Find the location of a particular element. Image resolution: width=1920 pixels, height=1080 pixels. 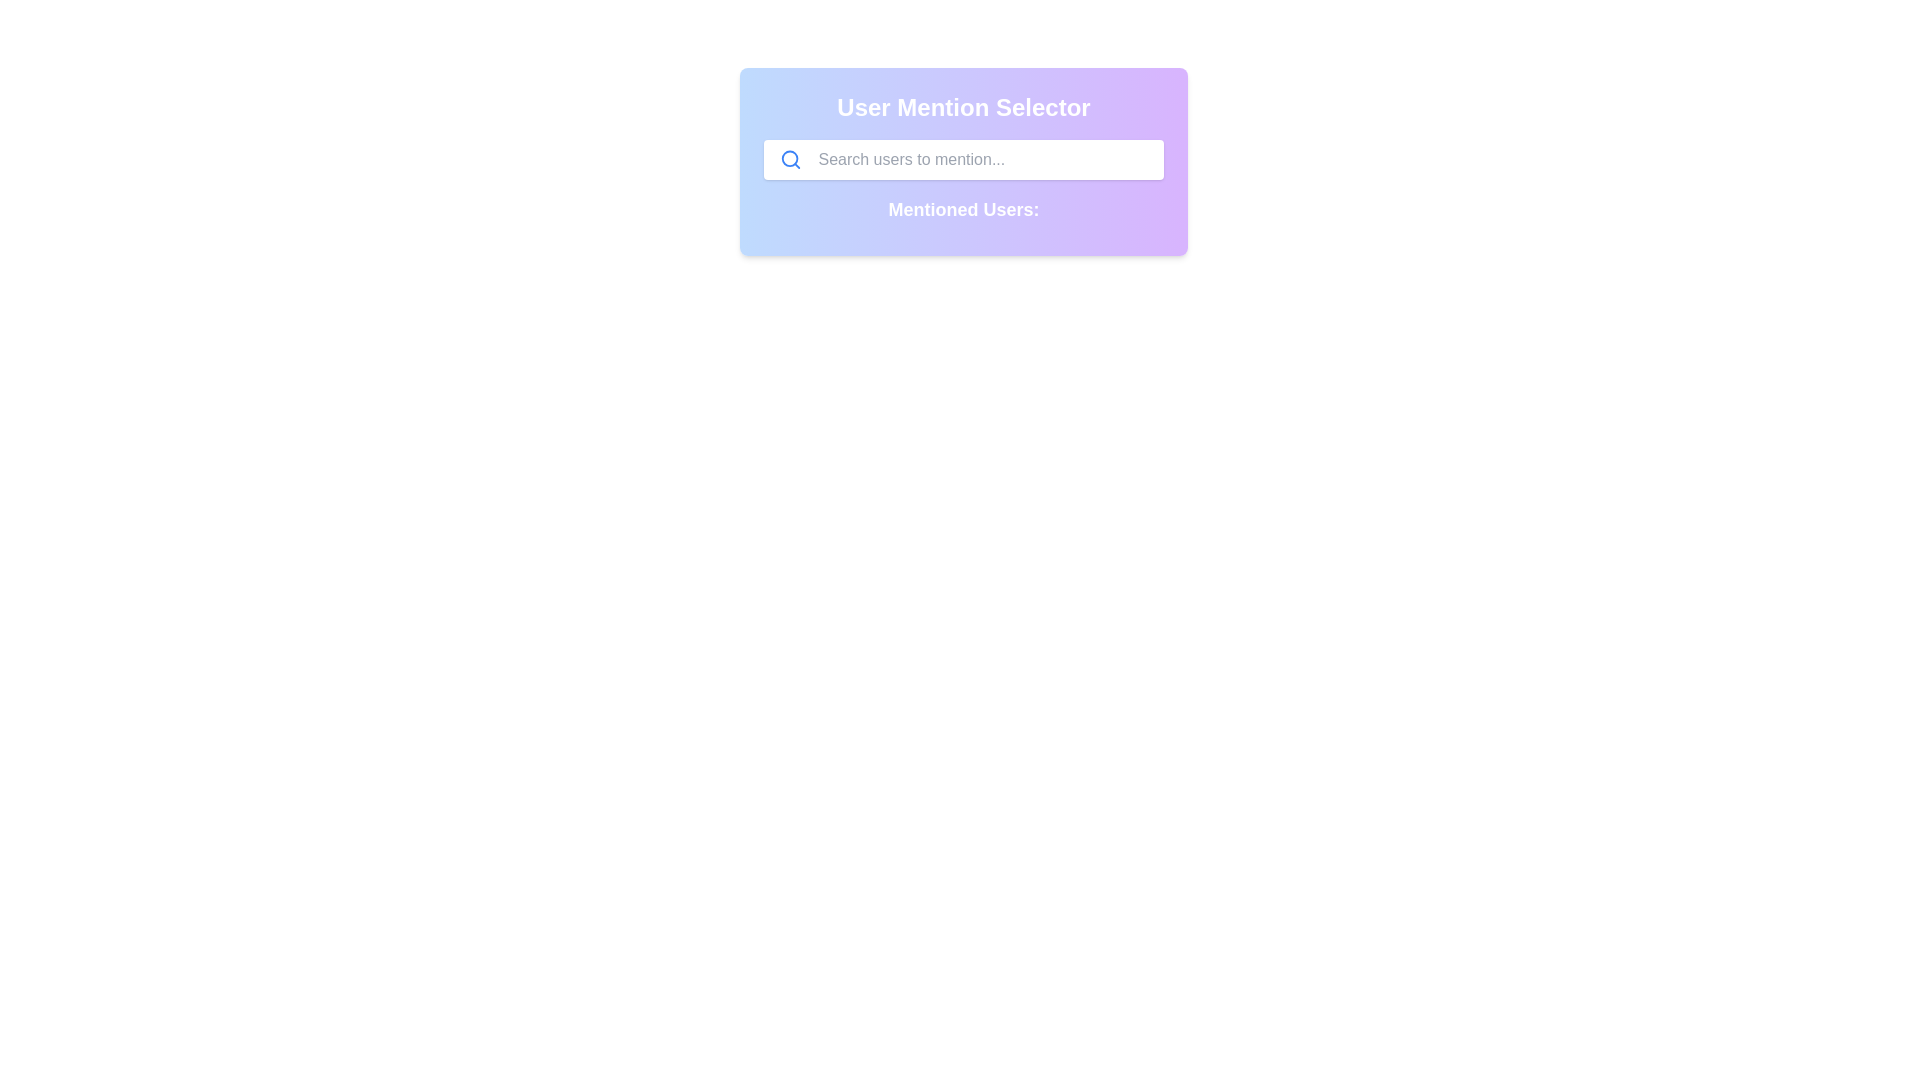

the inner circular part of the magnifying glass icon located to the left side within the search input field of the 'User Mention Selector' interface panel is located at coordinates (789, 158).